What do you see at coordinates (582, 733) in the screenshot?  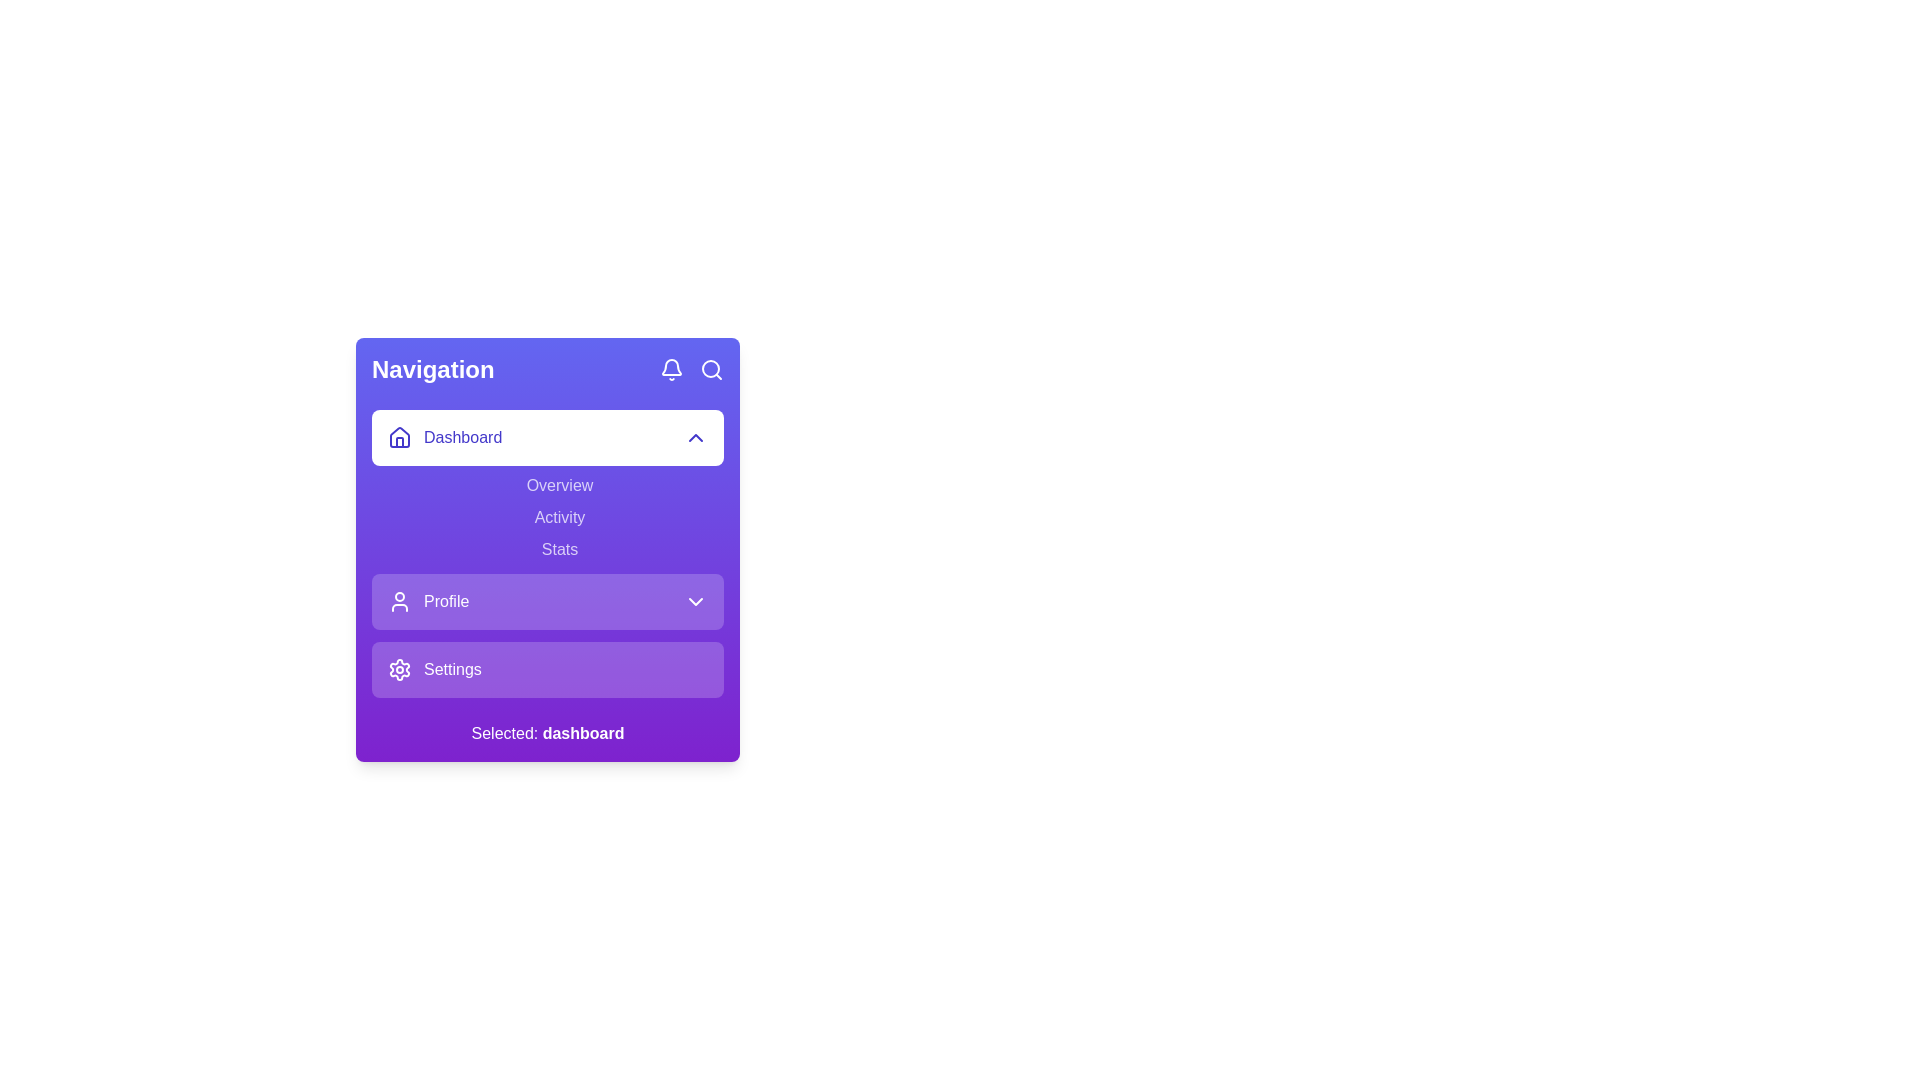 I see `text displayed in the Text Label that shows the currently selected option, which is 'dashboard'` at bounding box center [582, 733].